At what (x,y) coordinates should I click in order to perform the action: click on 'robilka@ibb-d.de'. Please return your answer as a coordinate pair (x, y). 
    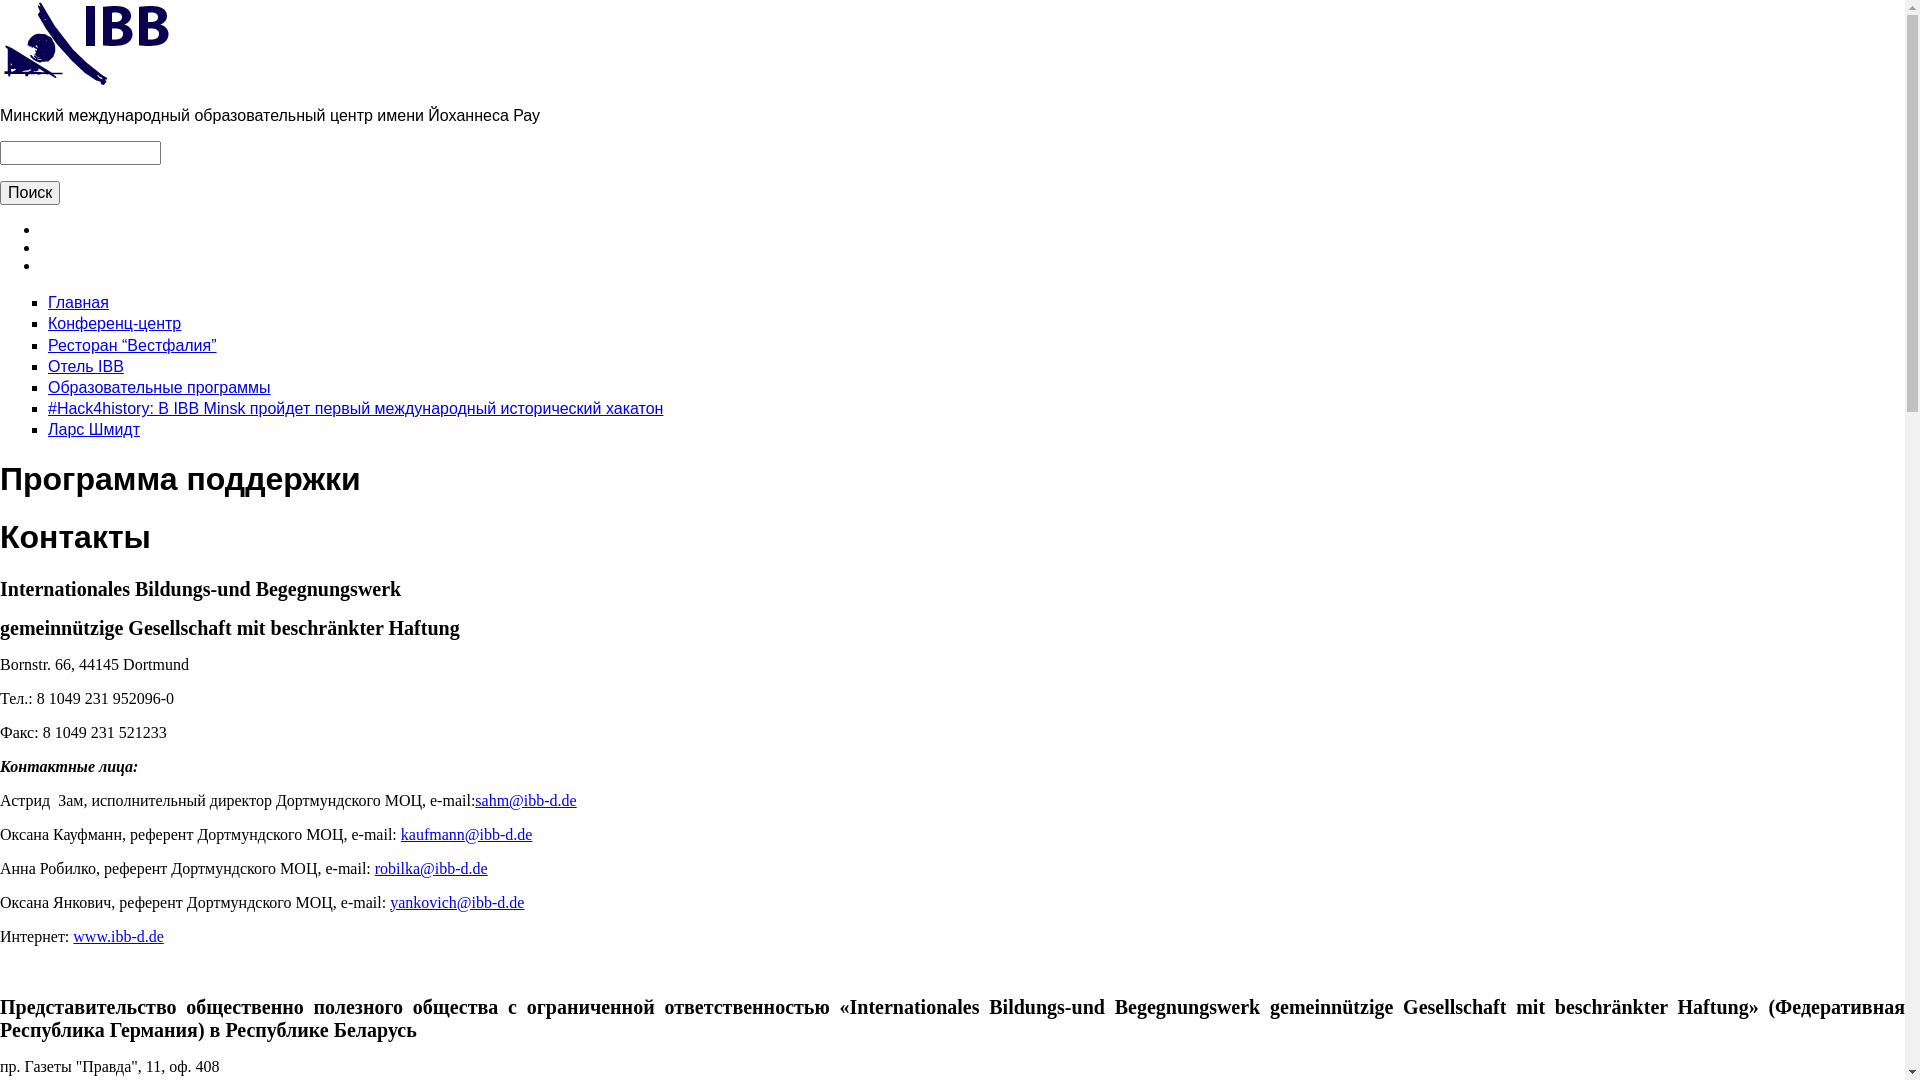
    Looking at the image, I should click on (374, 867).